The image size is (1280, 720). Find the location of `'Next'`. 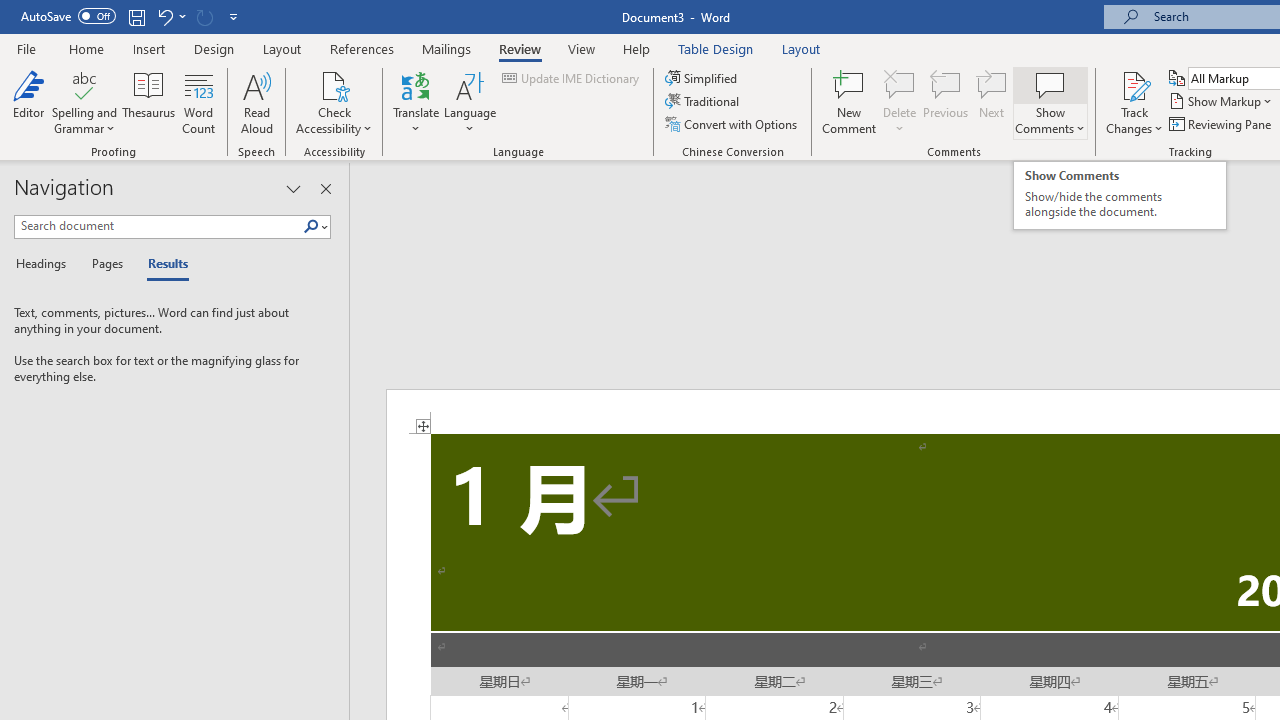

'Next' is located at coordinates (992, 103).